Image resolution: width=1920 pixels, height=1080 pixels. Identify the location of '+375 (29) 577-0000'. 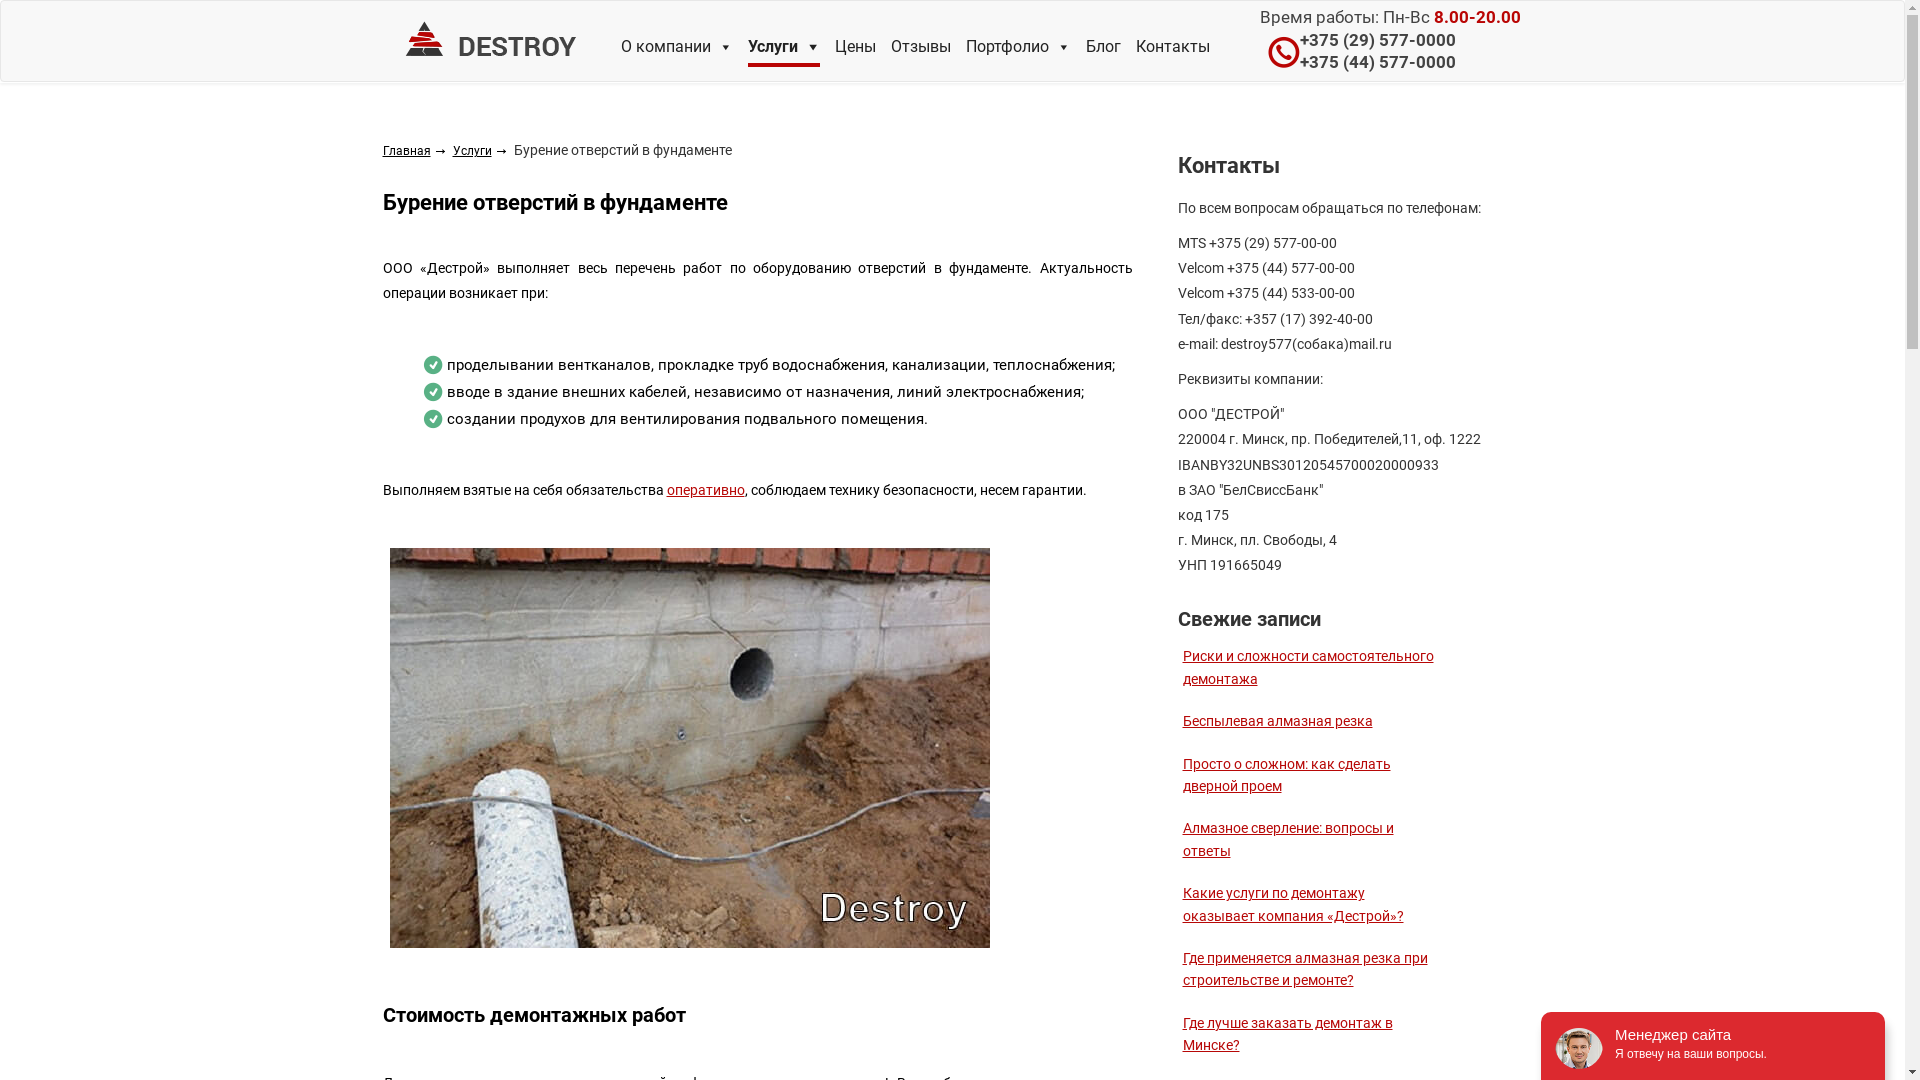
(1376, 39).